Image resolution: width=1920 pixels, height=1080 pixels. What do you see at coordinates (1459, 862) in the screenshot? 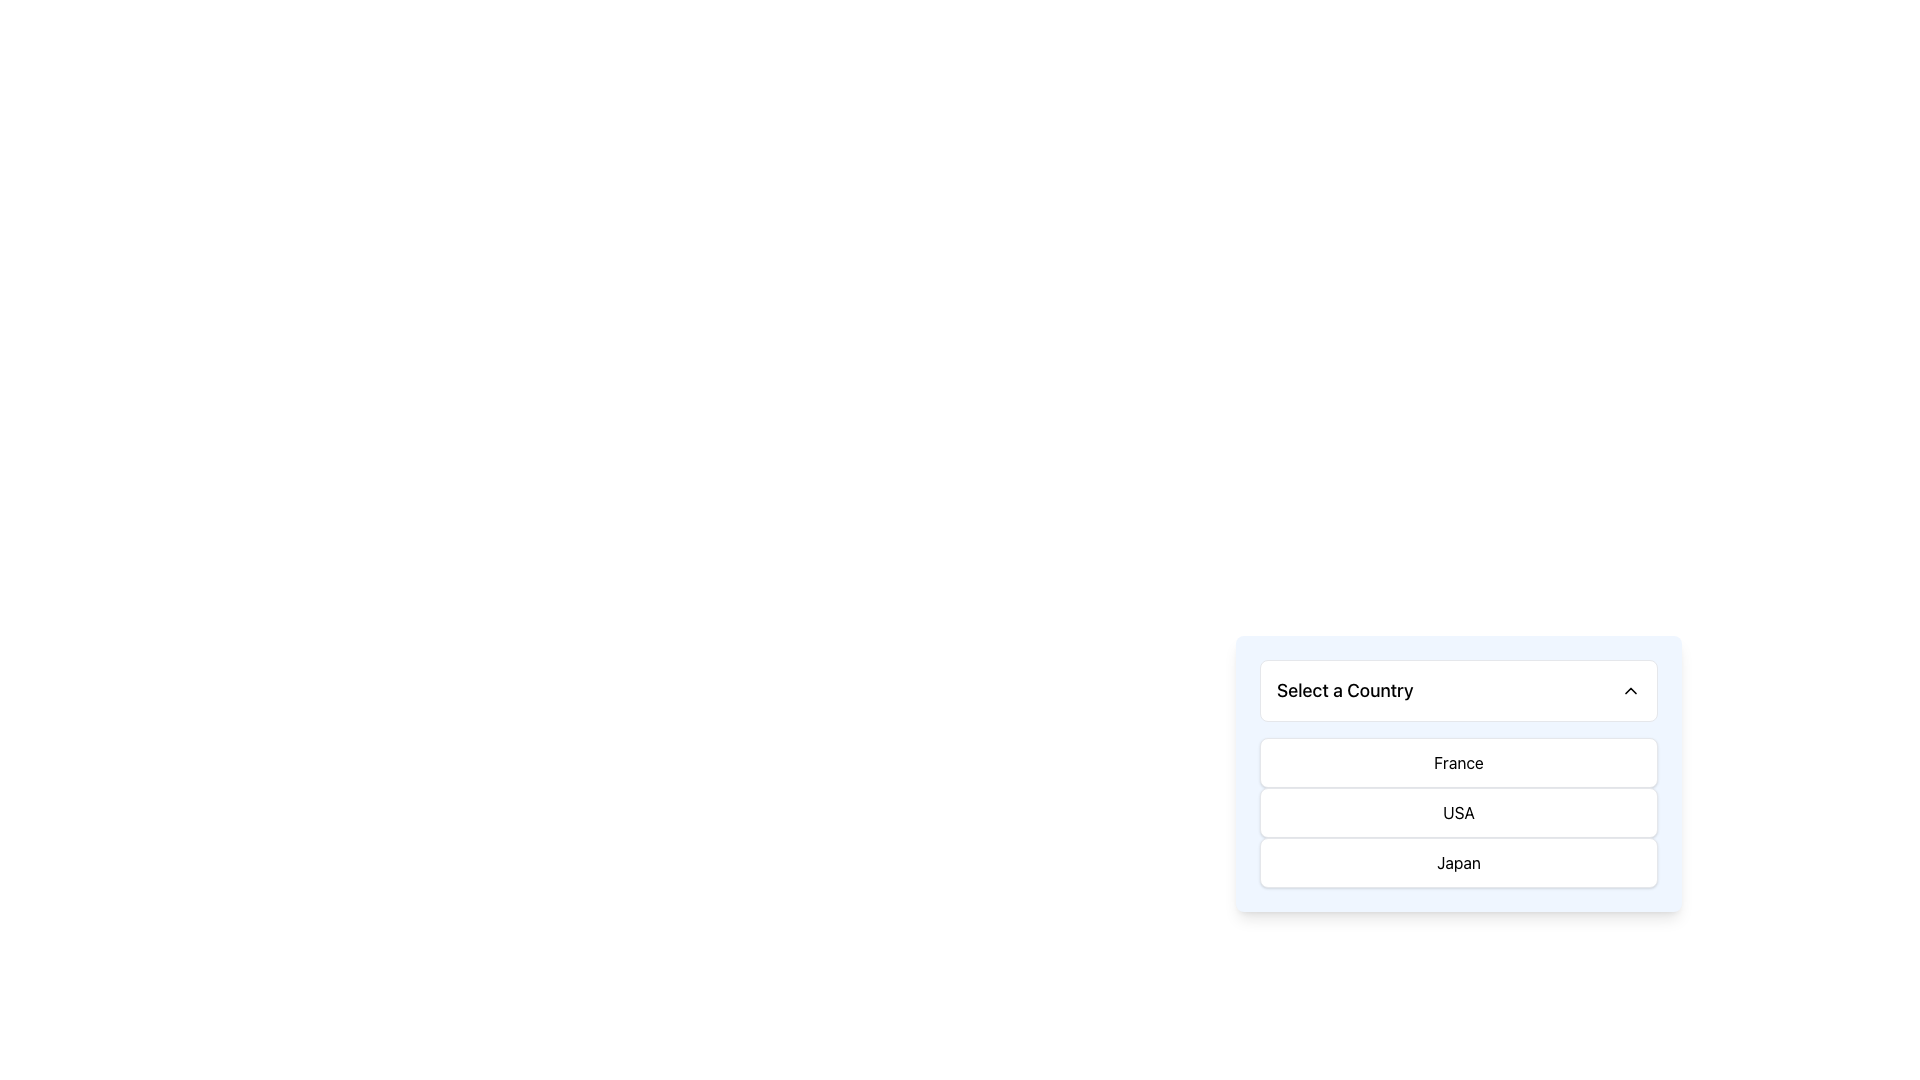
I see `the text indicating the 'Japan' option in the dropdown menu` at bounding box center [1459, 862].